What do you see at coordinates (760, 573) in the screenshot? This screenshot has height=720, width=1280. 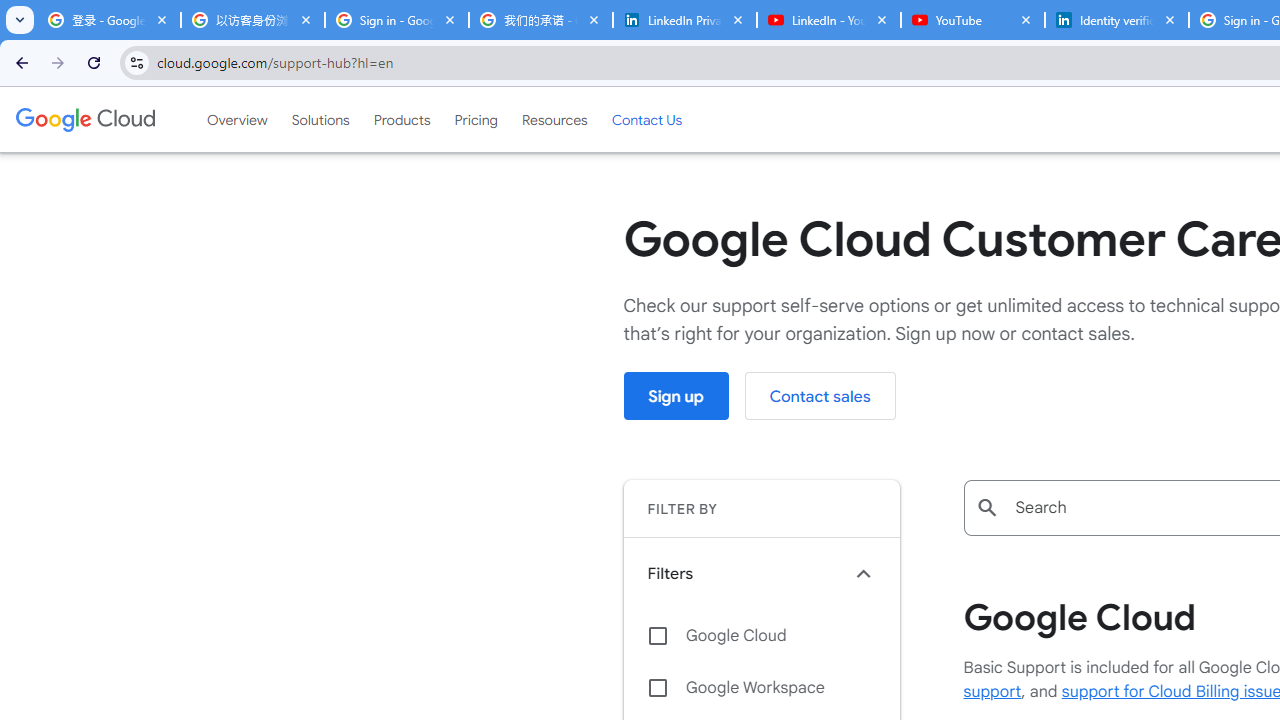 I see `'Filters keyboard_arrow_up'` at bounding box center [760, 573].